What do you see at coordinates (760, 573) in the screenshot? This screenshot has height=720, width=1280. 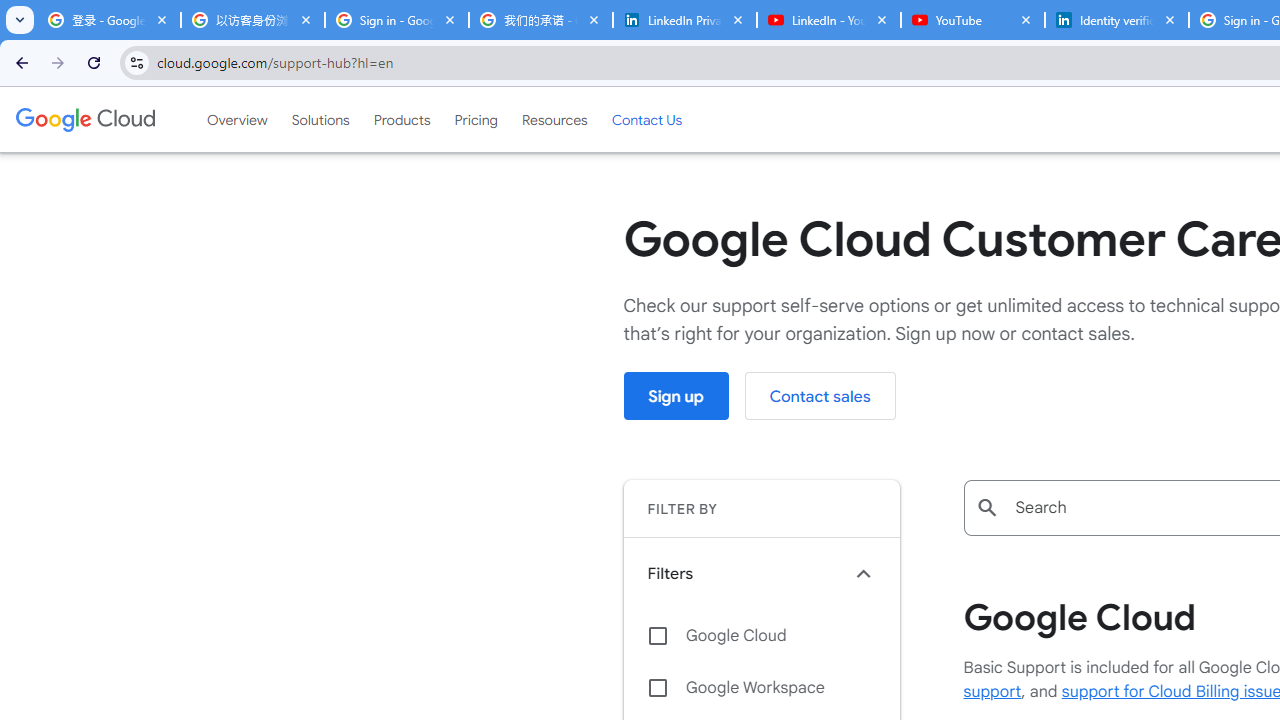 I see `'Filters keyboard_arrow_up'` at bounding box center [760, 573].